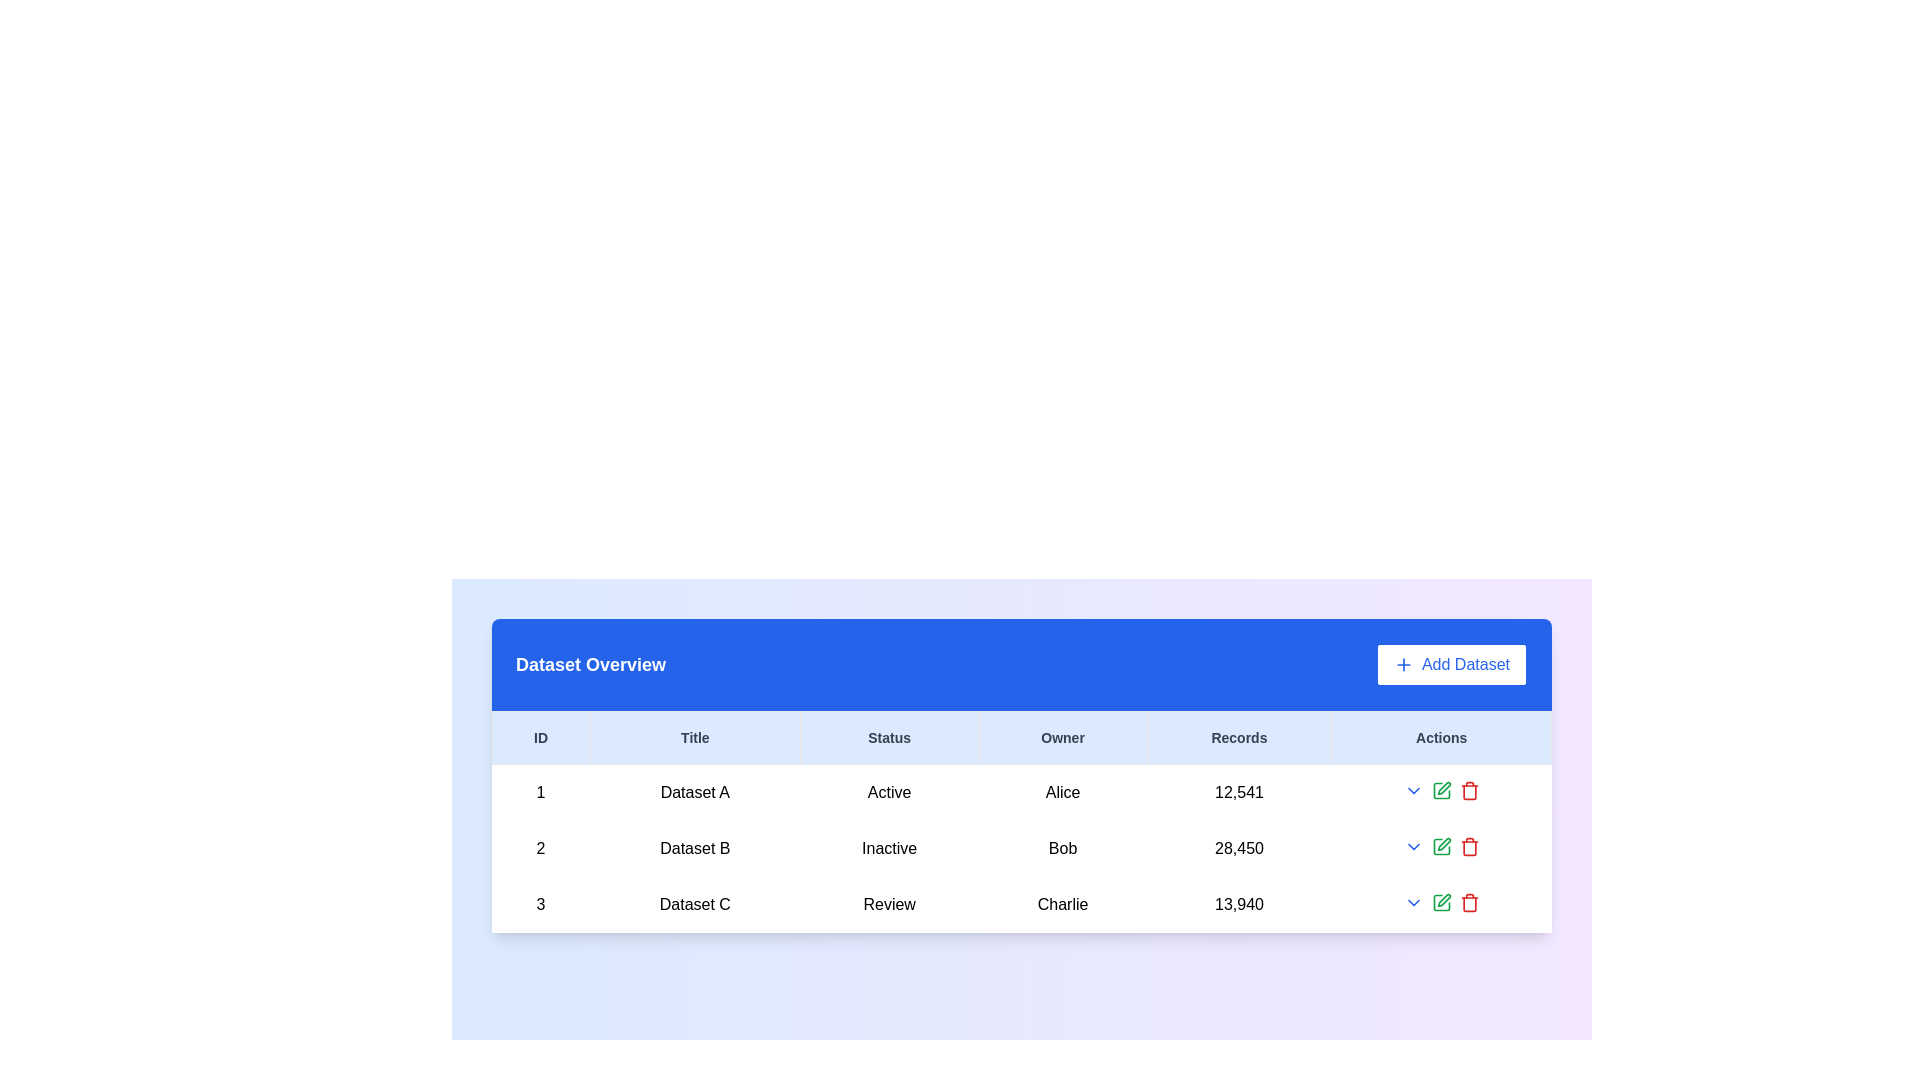 The image size is (1920, 1080). What do you see at coordinates (1022, 848) in the screenshot?
I see `the second row in the dataset table representing Dataset B, which displays its ID, Title, Status, Owner, and number of Records` at bounding box center [1022, 848].